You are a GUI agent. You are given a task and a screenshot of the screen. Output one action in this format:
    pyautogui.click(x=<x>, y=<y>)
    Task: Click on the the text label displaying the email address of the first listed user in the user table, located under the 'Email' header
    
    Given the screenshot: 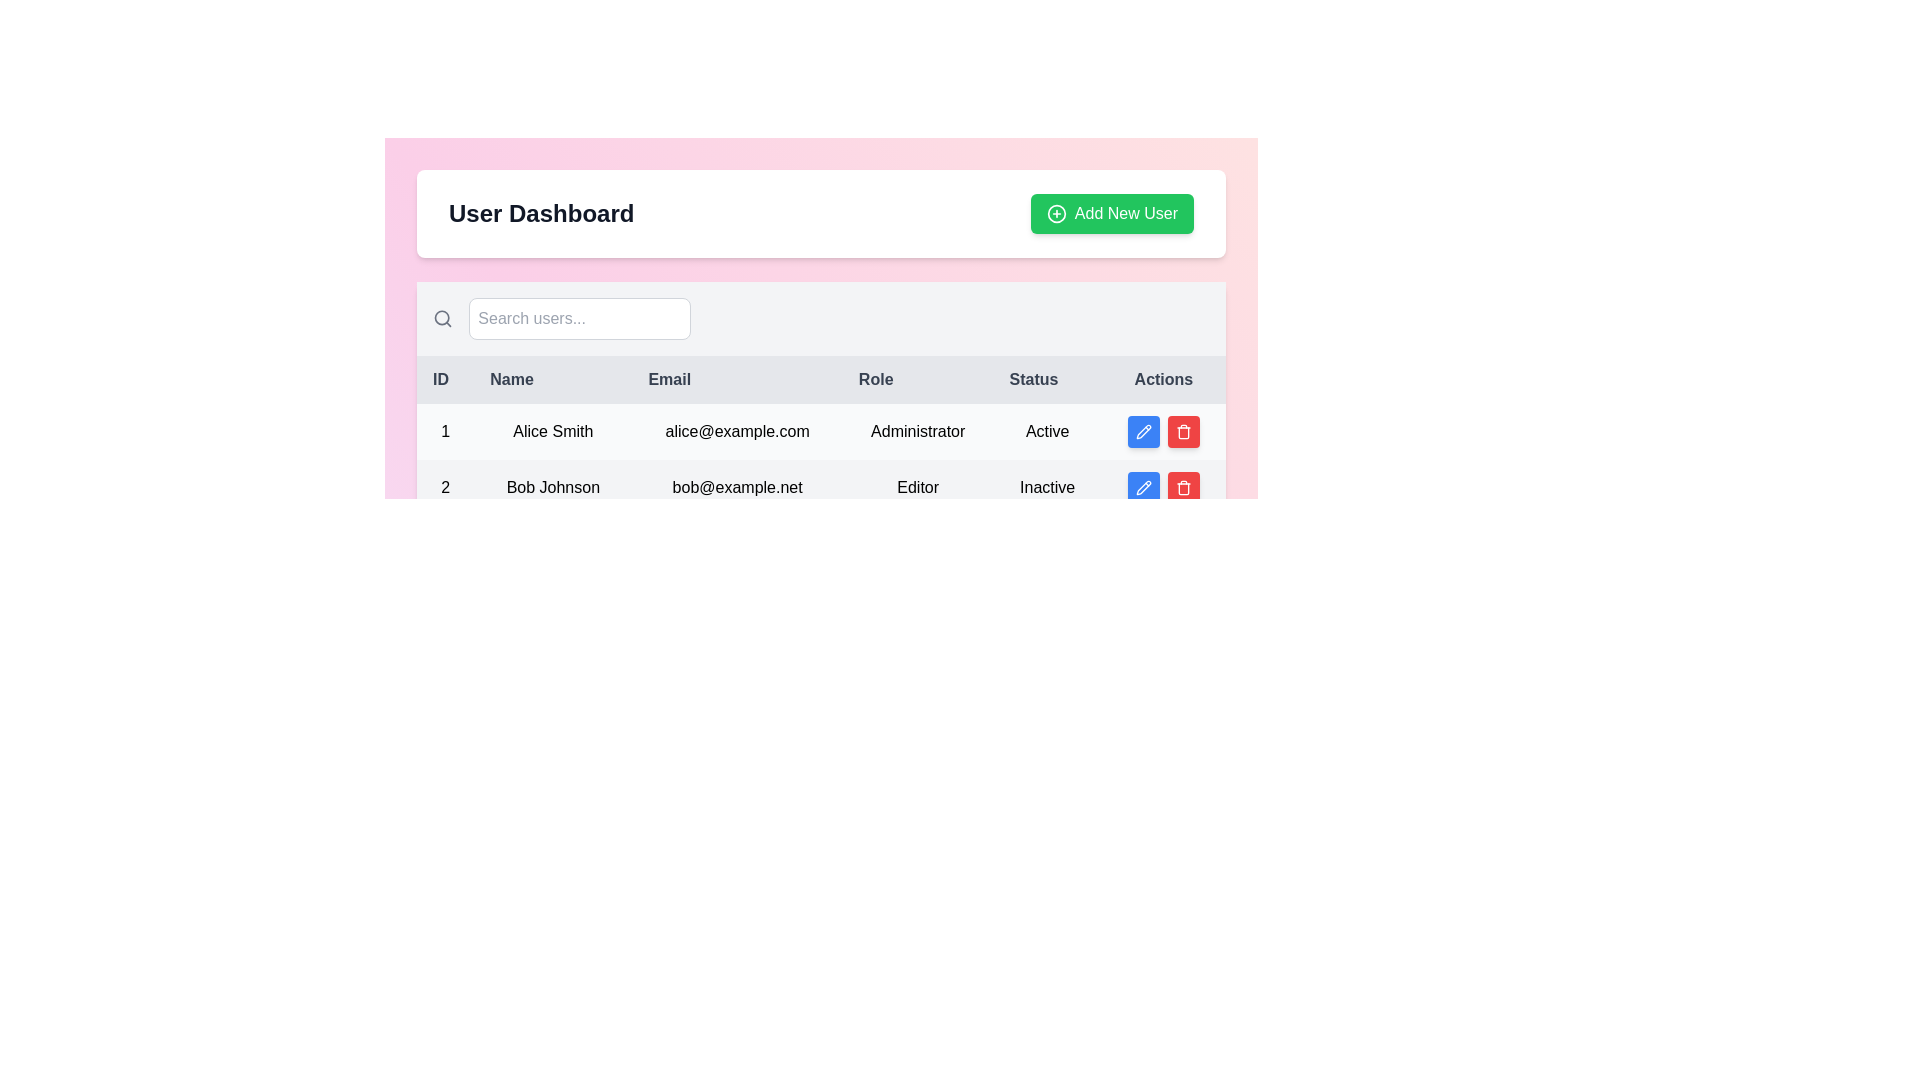 What is the action you would take?
    pyautogui.click(x=736, y=431)
    